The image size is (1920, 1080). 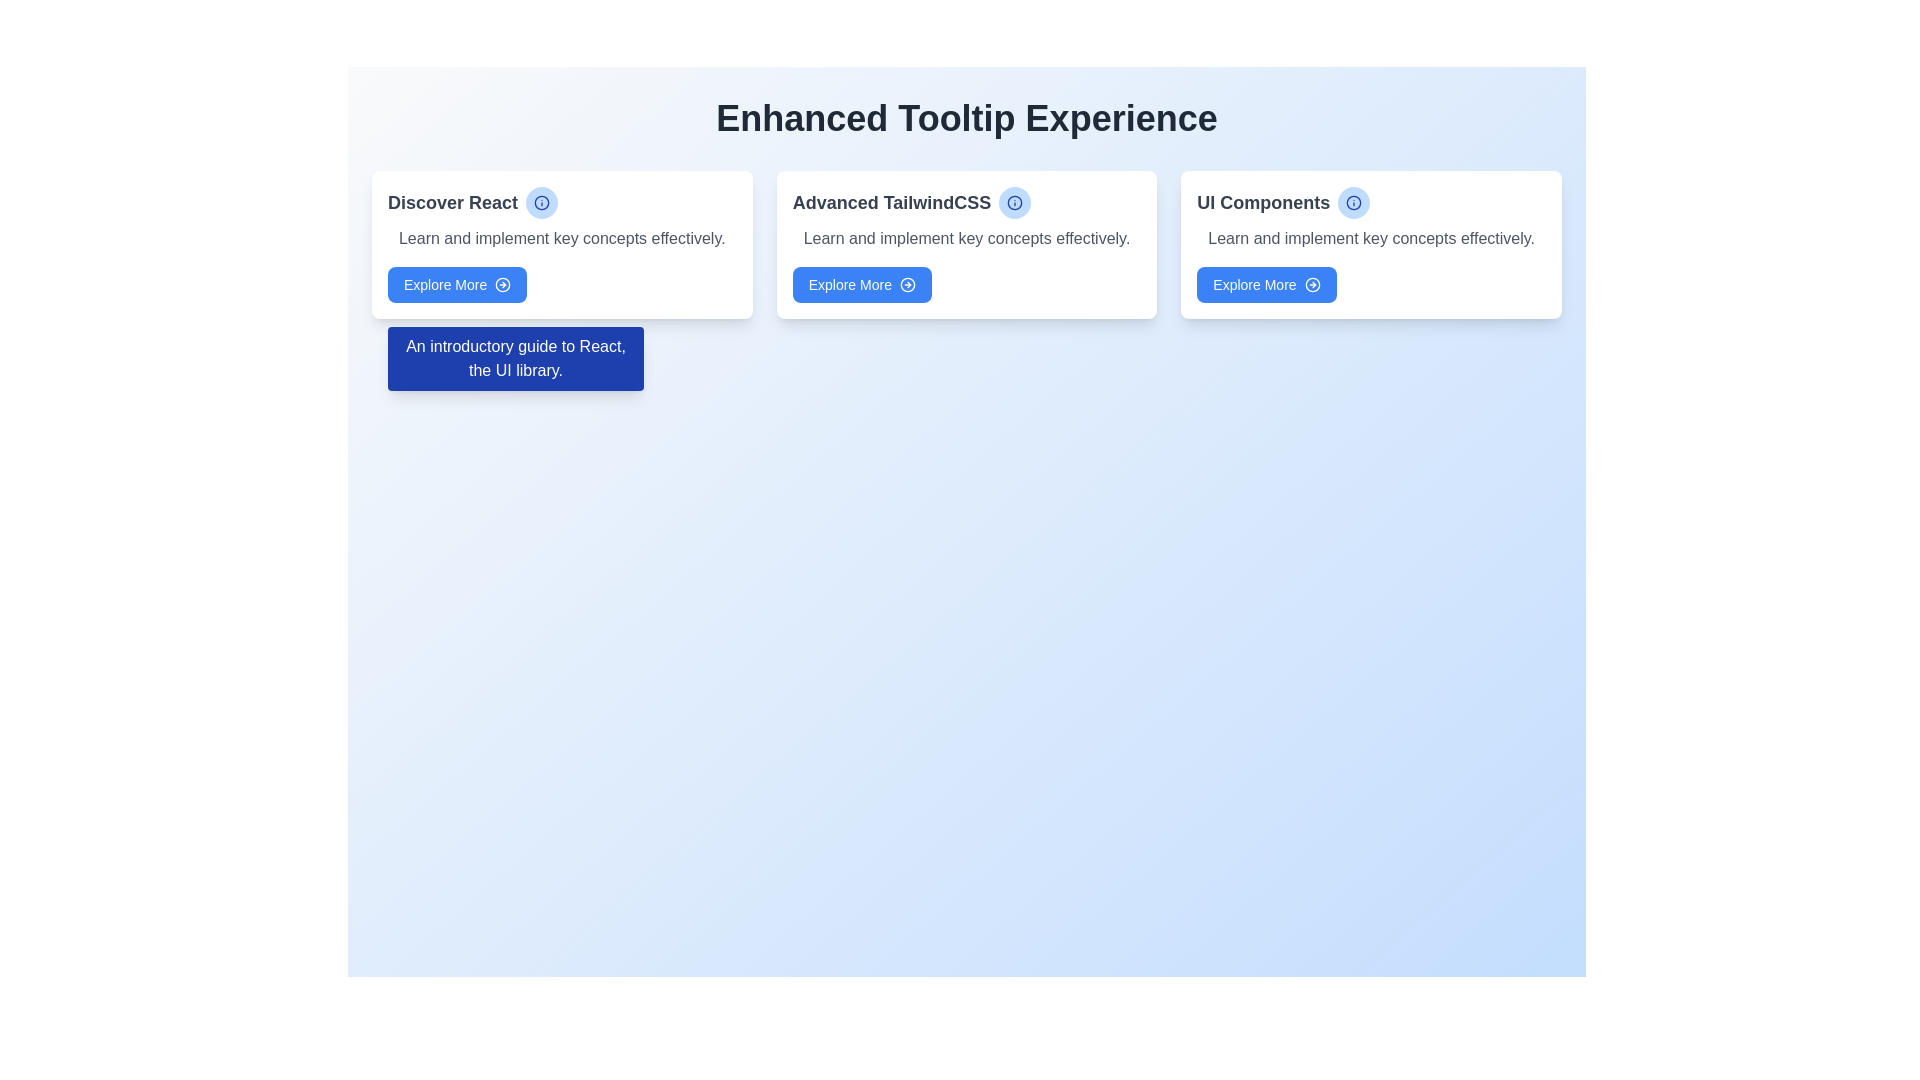 I want to click on the informational icon located to the immediate right of the card title in the 'Advanced TailwindCSS' section, so click(x=1015, y=203).